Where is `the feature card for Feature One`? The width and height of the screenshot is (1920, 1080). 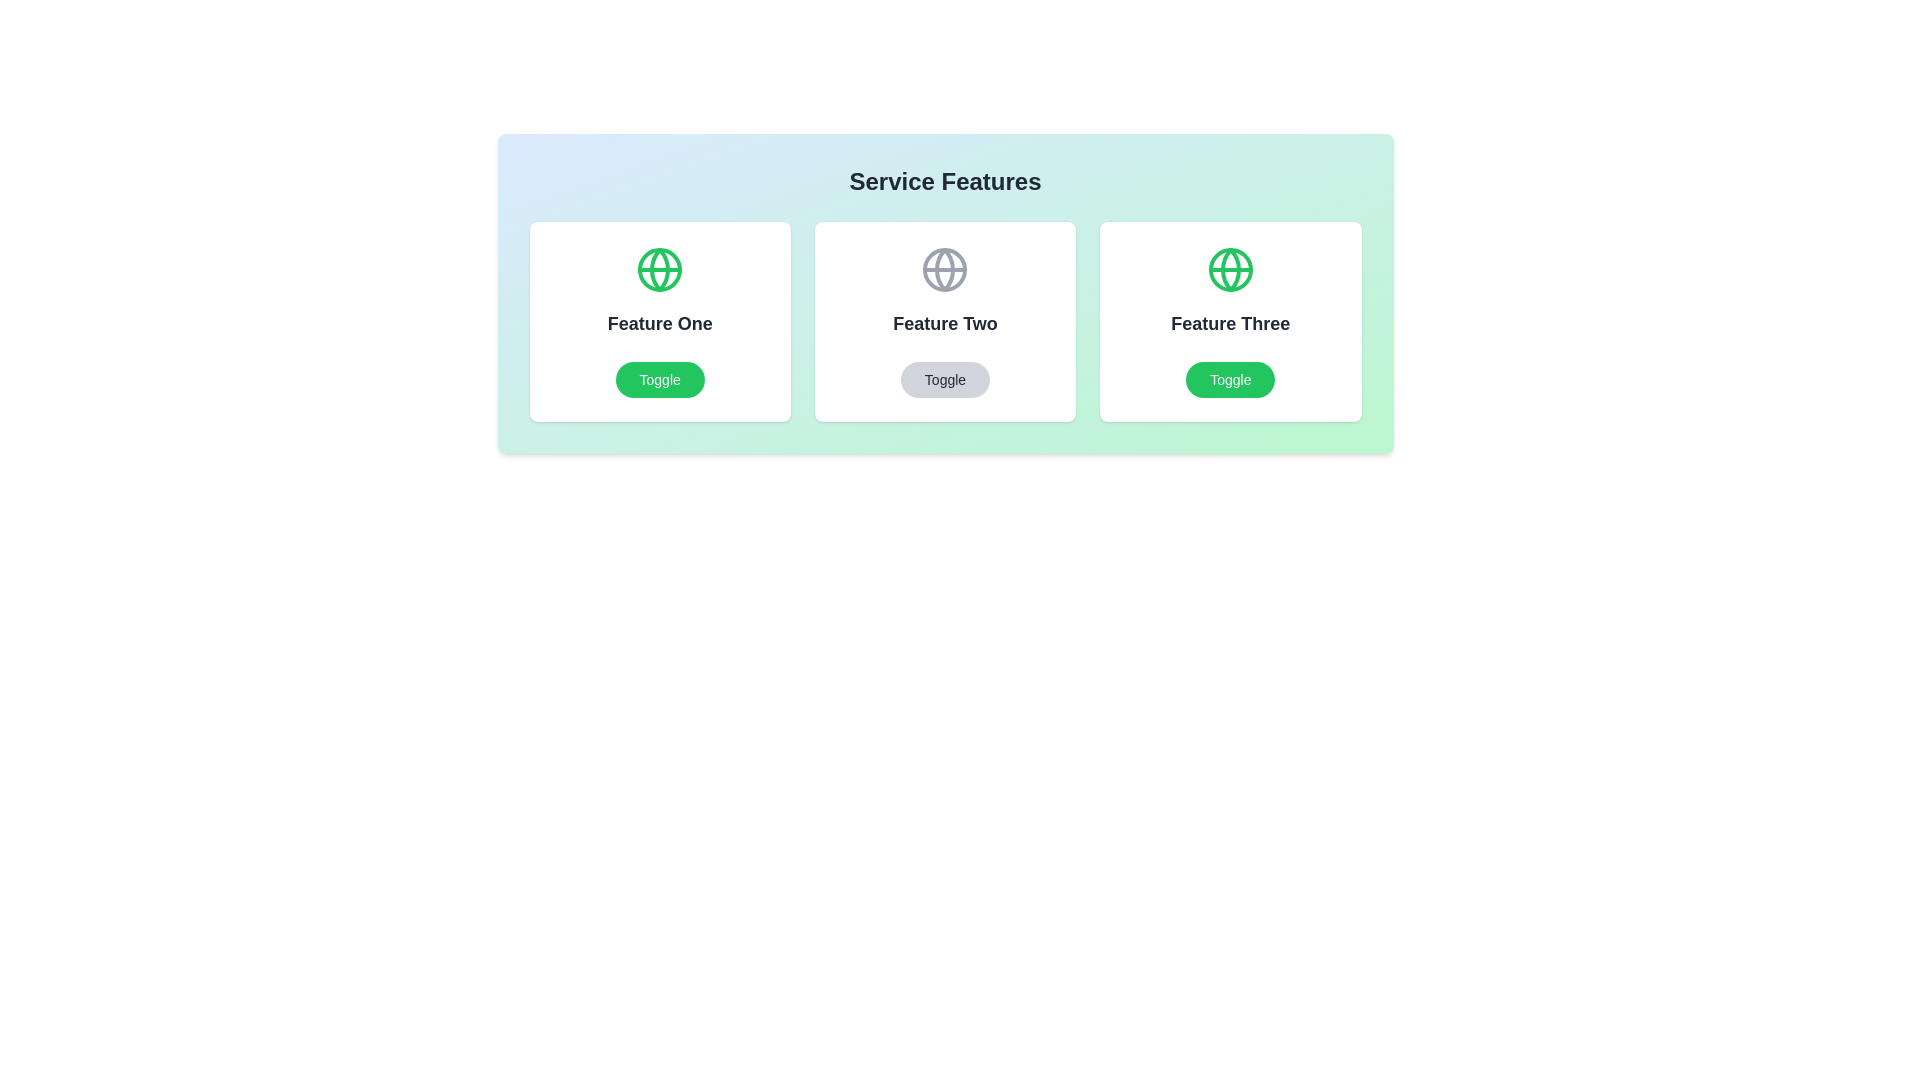
the feature card for Feature One is located at coordinates (660, 320).